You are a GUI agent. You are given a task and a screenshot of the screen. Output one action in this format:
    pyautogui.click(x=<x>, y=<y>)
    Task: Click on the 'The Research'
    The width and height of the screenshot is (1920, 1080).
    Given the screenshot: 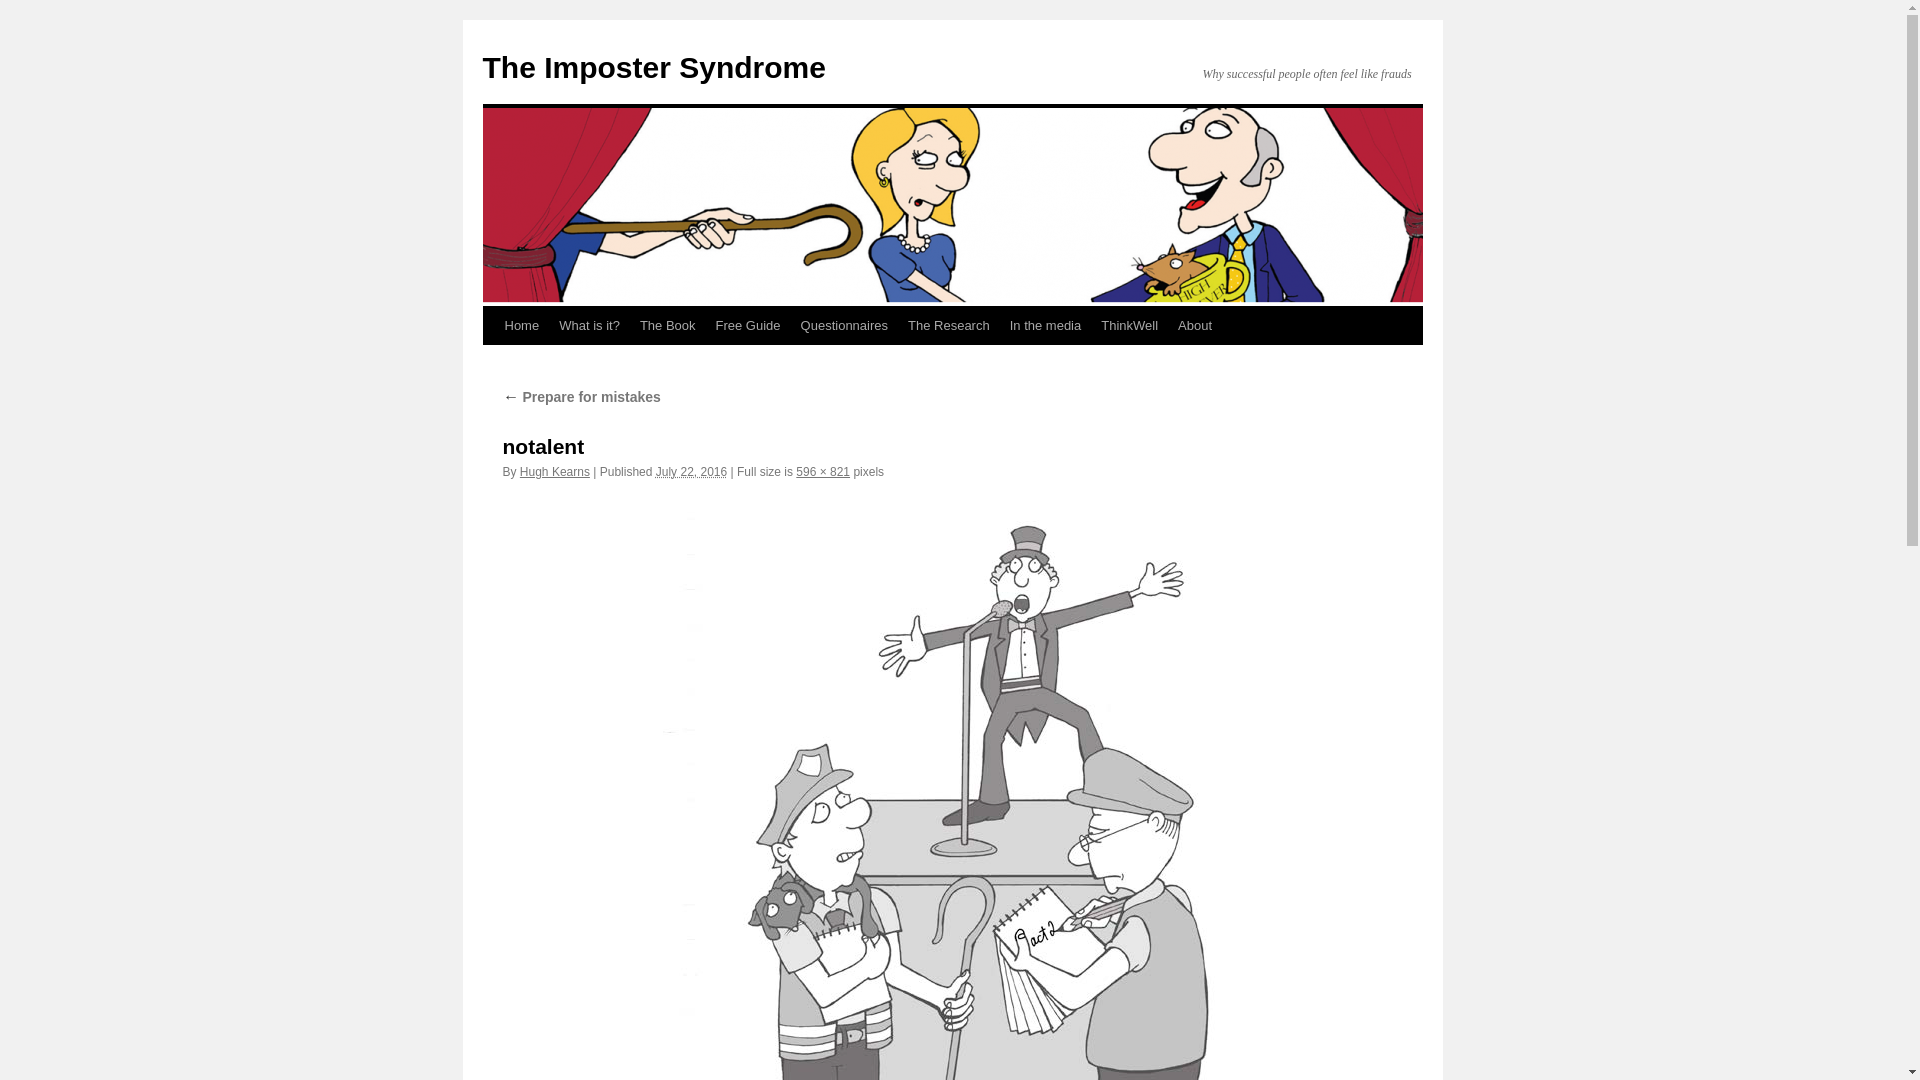 What is the action you would take?
    pyautogui.click(x=896, y=325)
    